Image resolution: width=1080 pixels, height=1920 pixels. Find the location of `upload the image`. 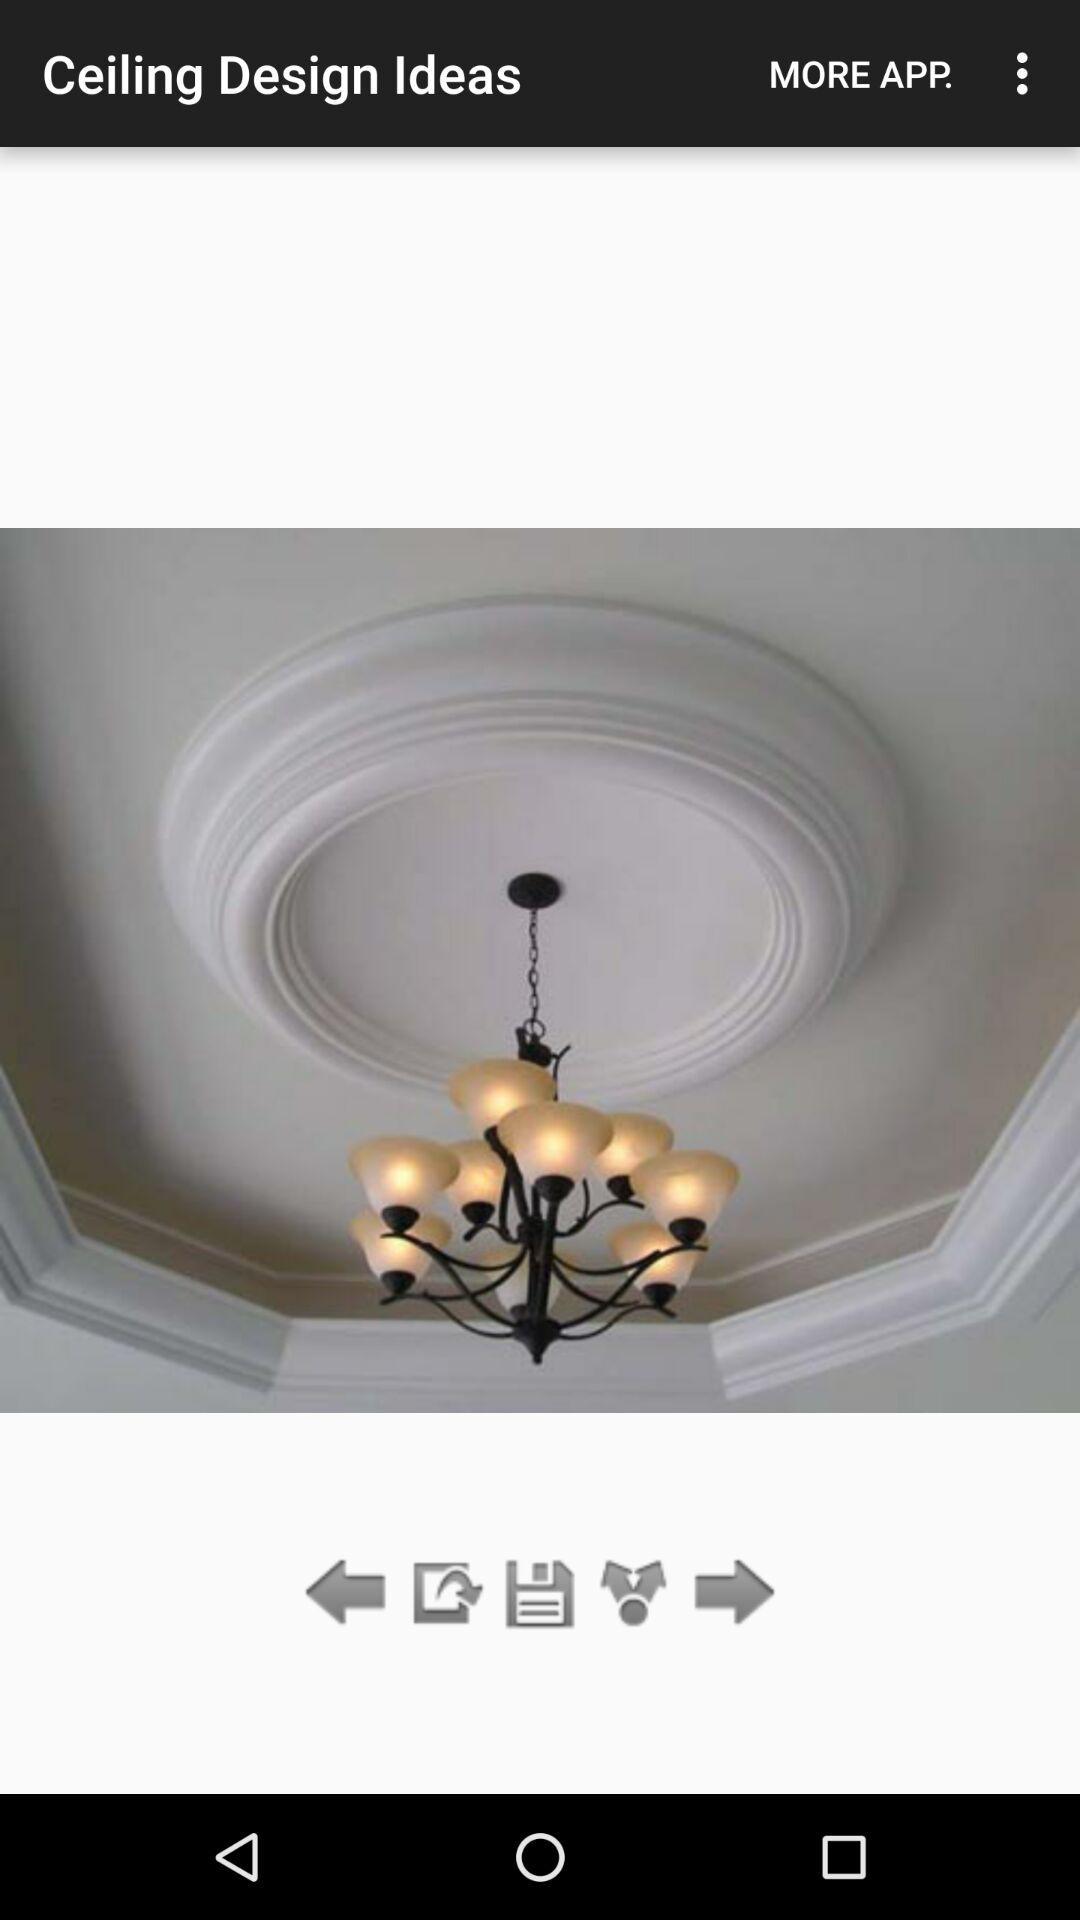

upload the image is located at coordinates (444, 1593).